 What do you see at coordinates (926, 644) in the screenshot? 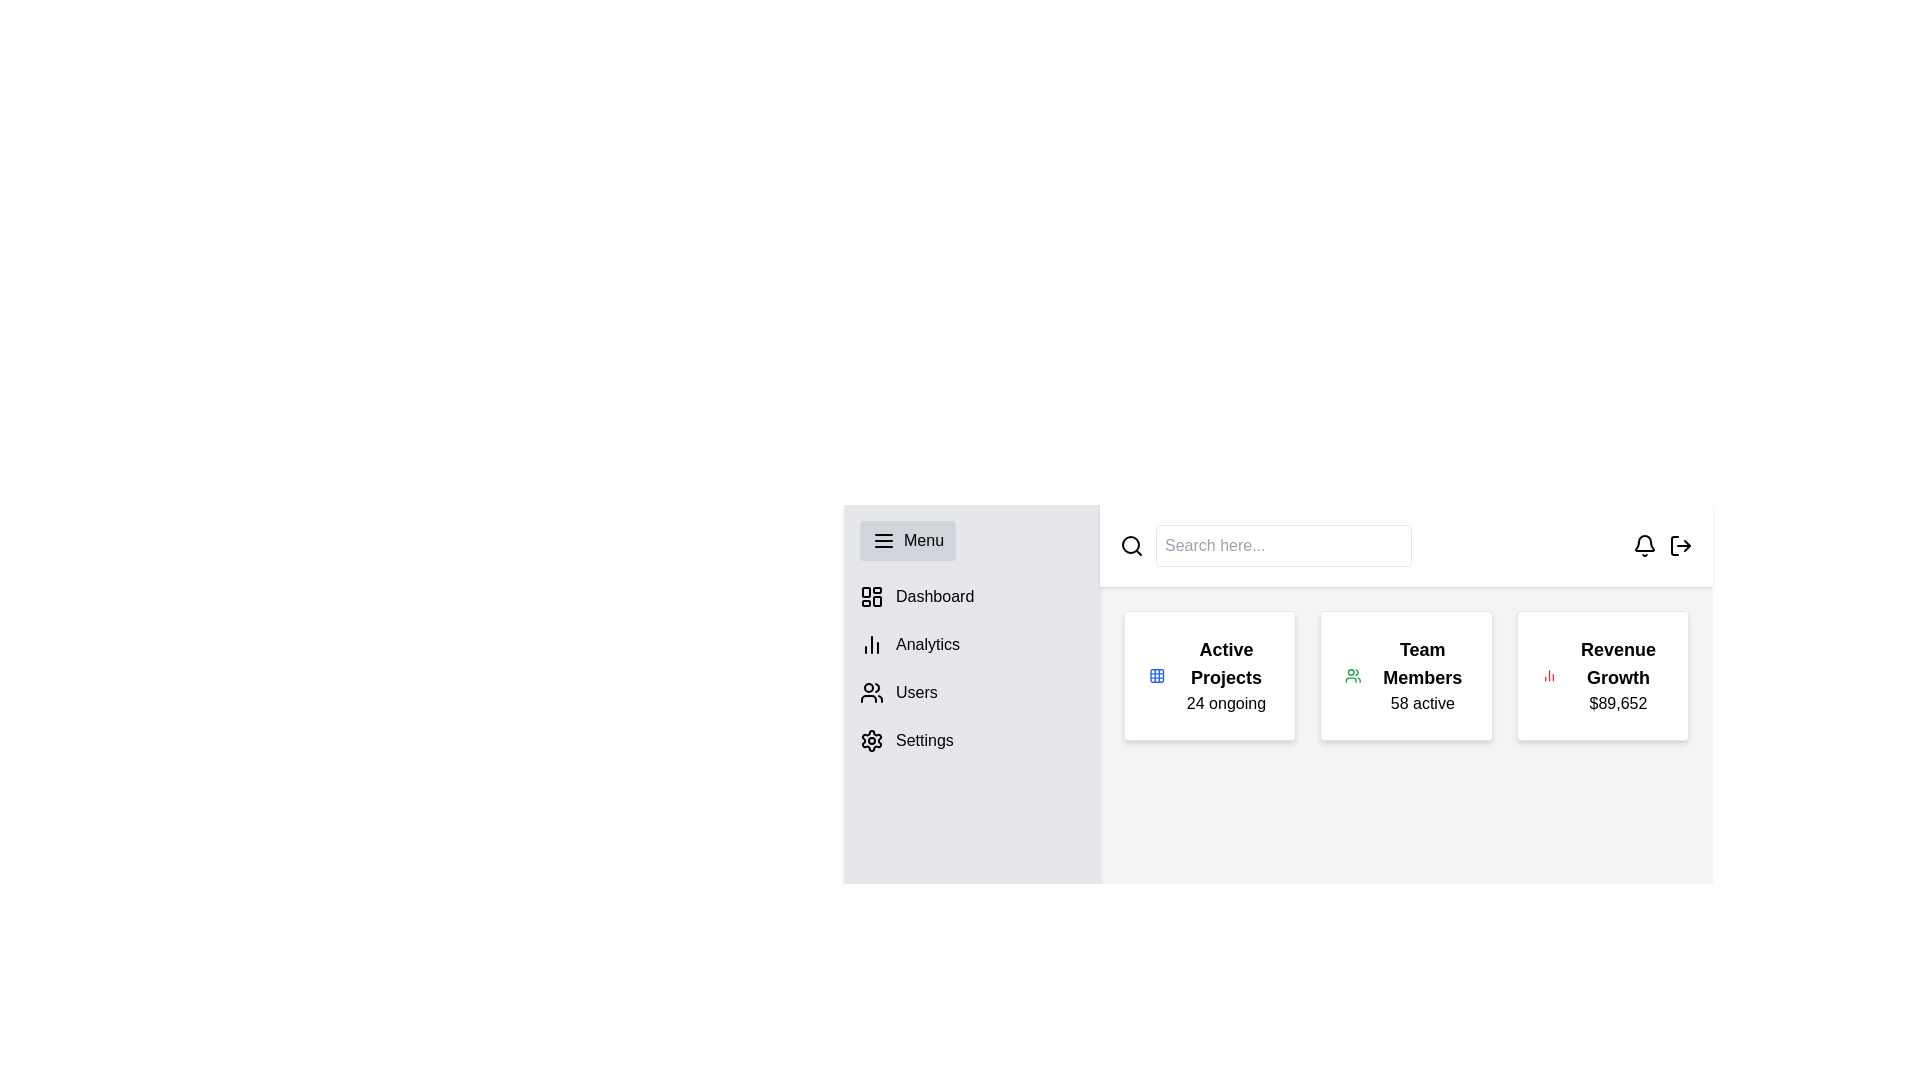
I see `the 'Analytics' text label in the sidebar menu` at bounding box center [926, 644].